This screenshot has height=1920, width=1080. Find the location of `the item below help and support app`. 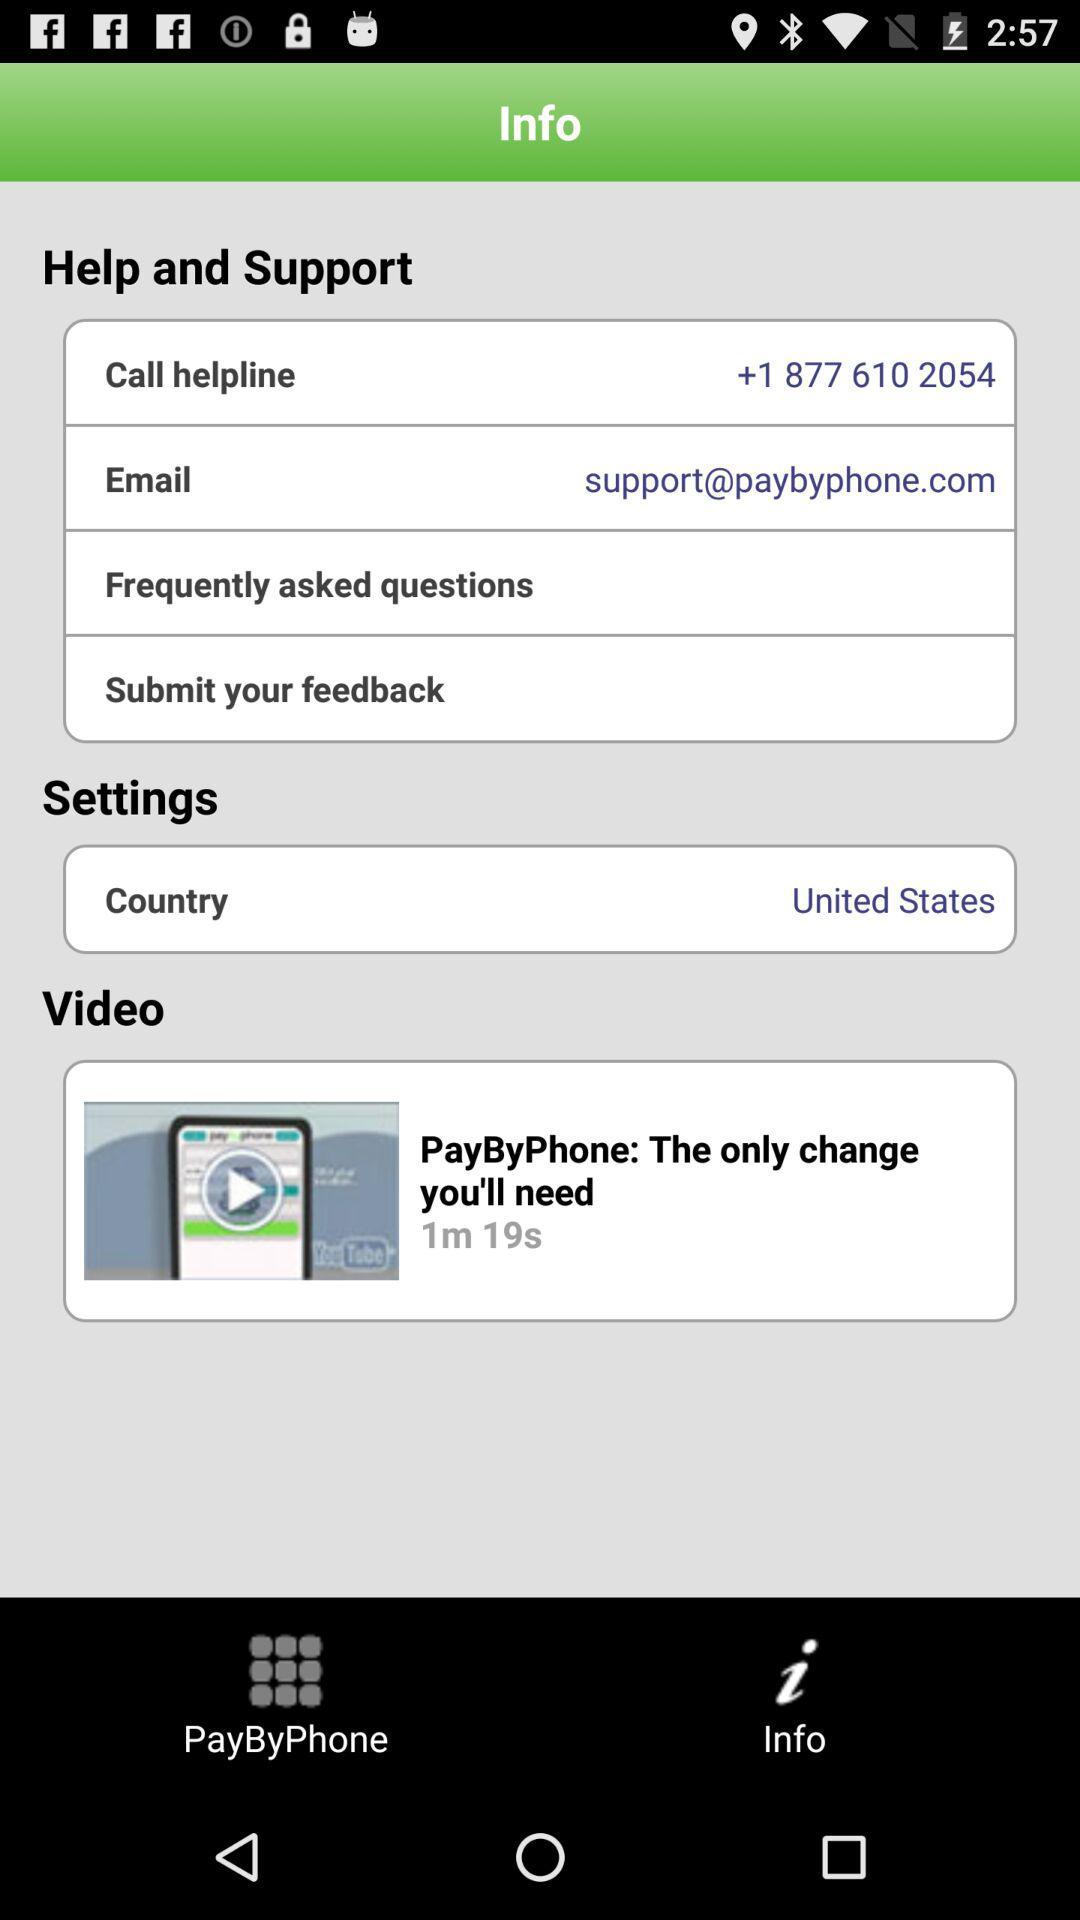

the item below help and support app is located at coordinates (540, 477).